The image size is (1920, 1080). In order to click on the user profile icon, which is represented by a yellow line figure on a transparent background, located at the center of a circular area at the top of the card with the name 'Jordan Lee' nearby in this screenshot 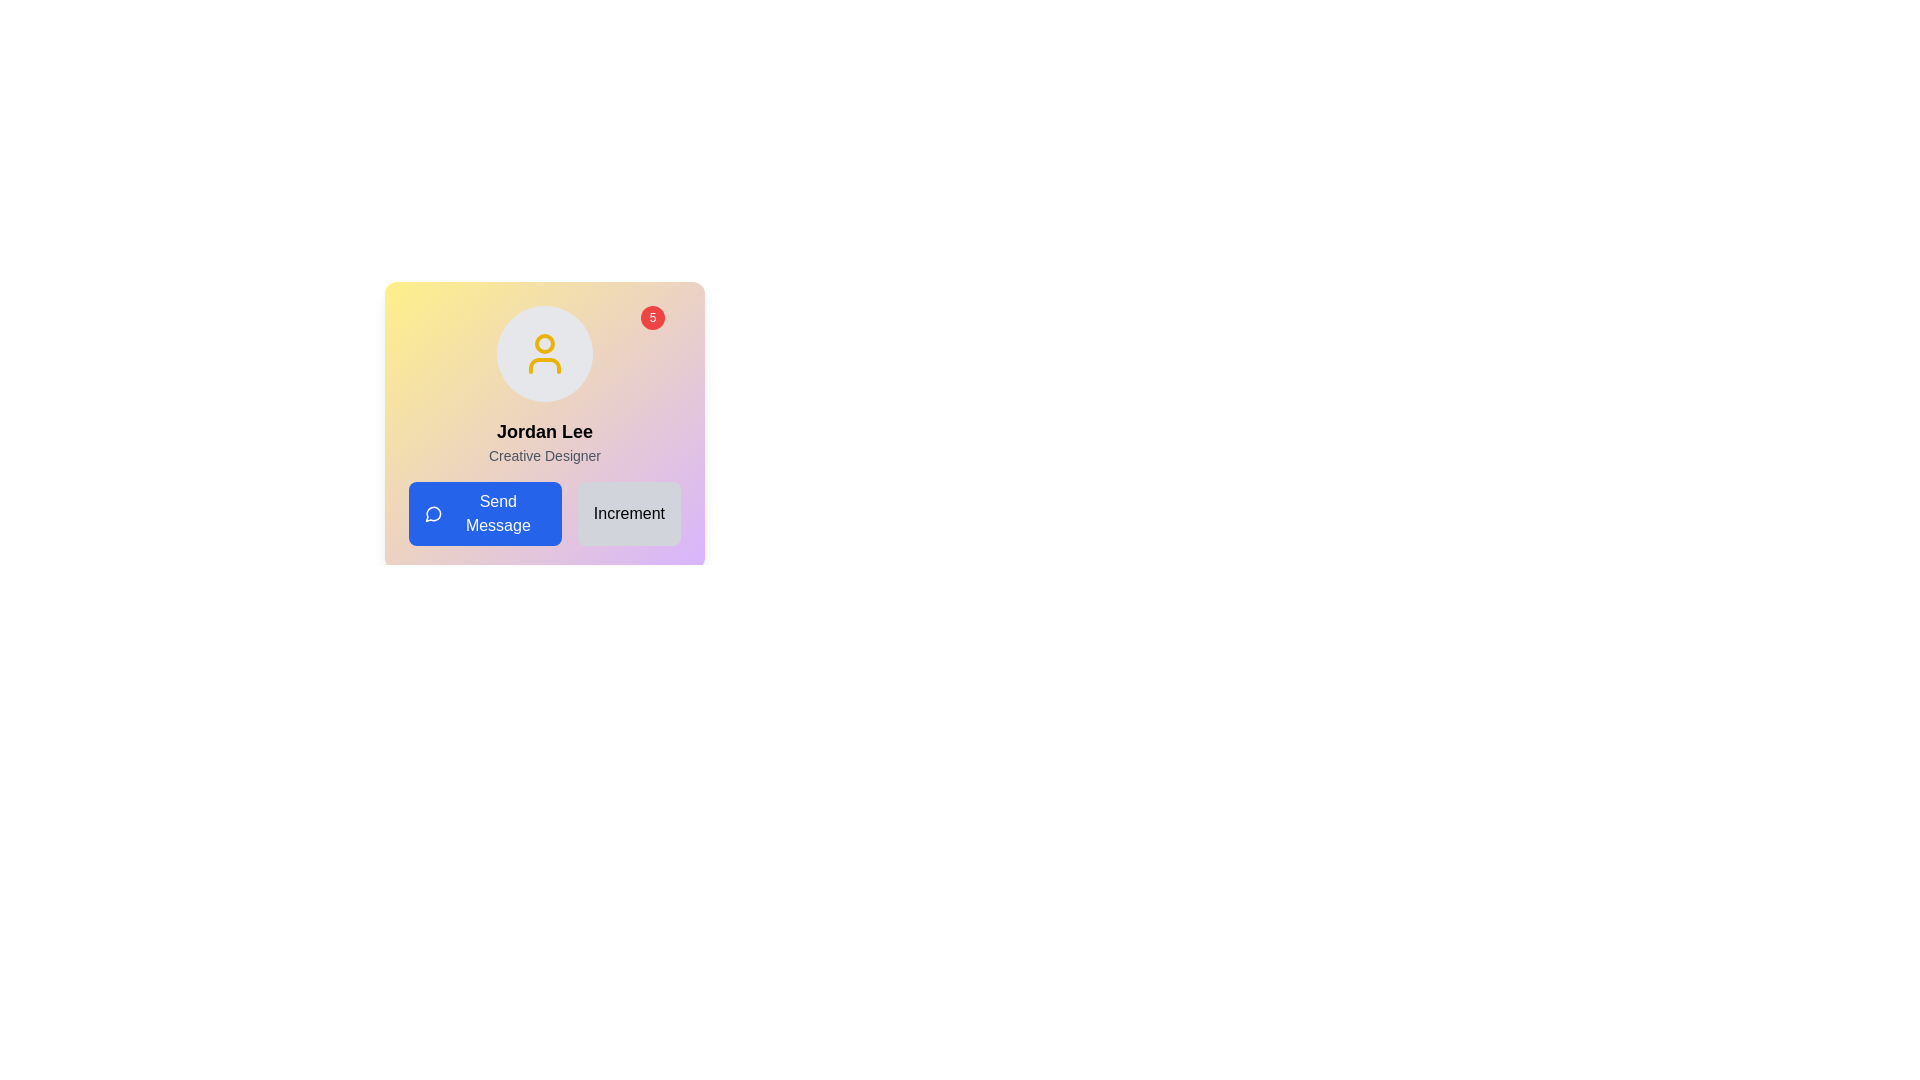, I will do `click(545, 353)`.